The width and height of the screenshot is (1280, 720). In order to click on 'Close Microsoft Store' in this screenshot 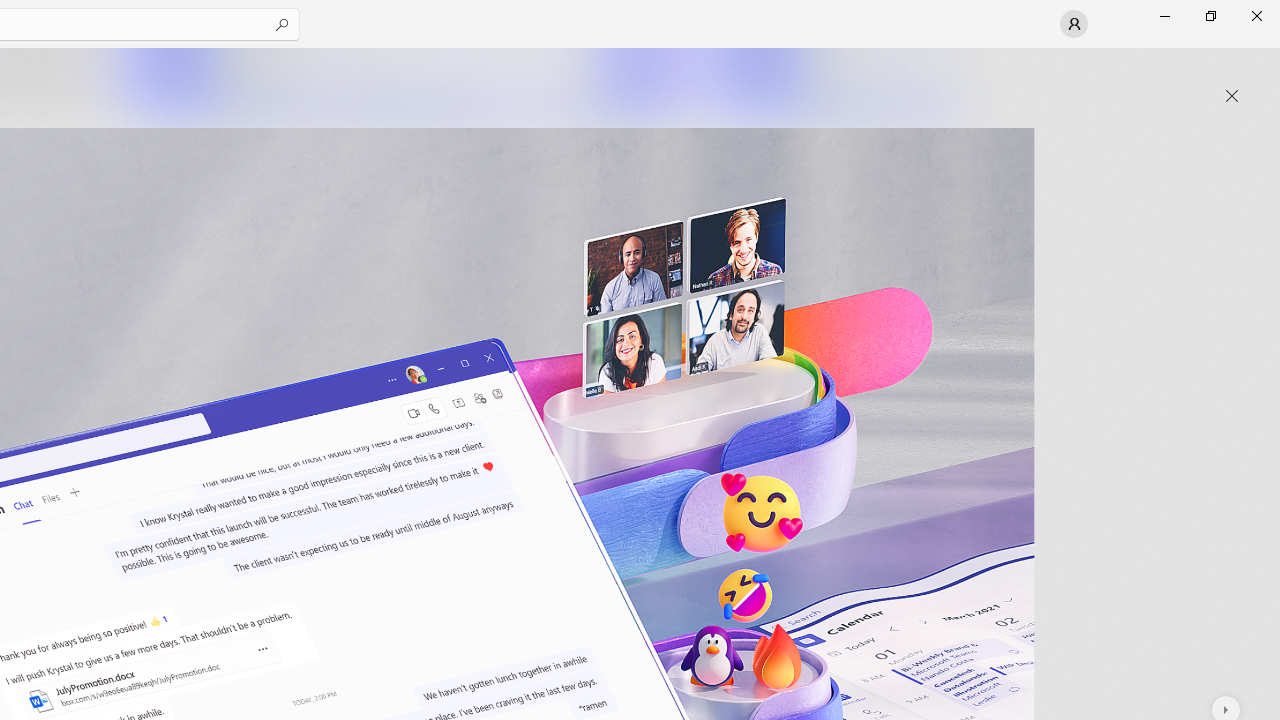, I will do `click(1255, 15)`.